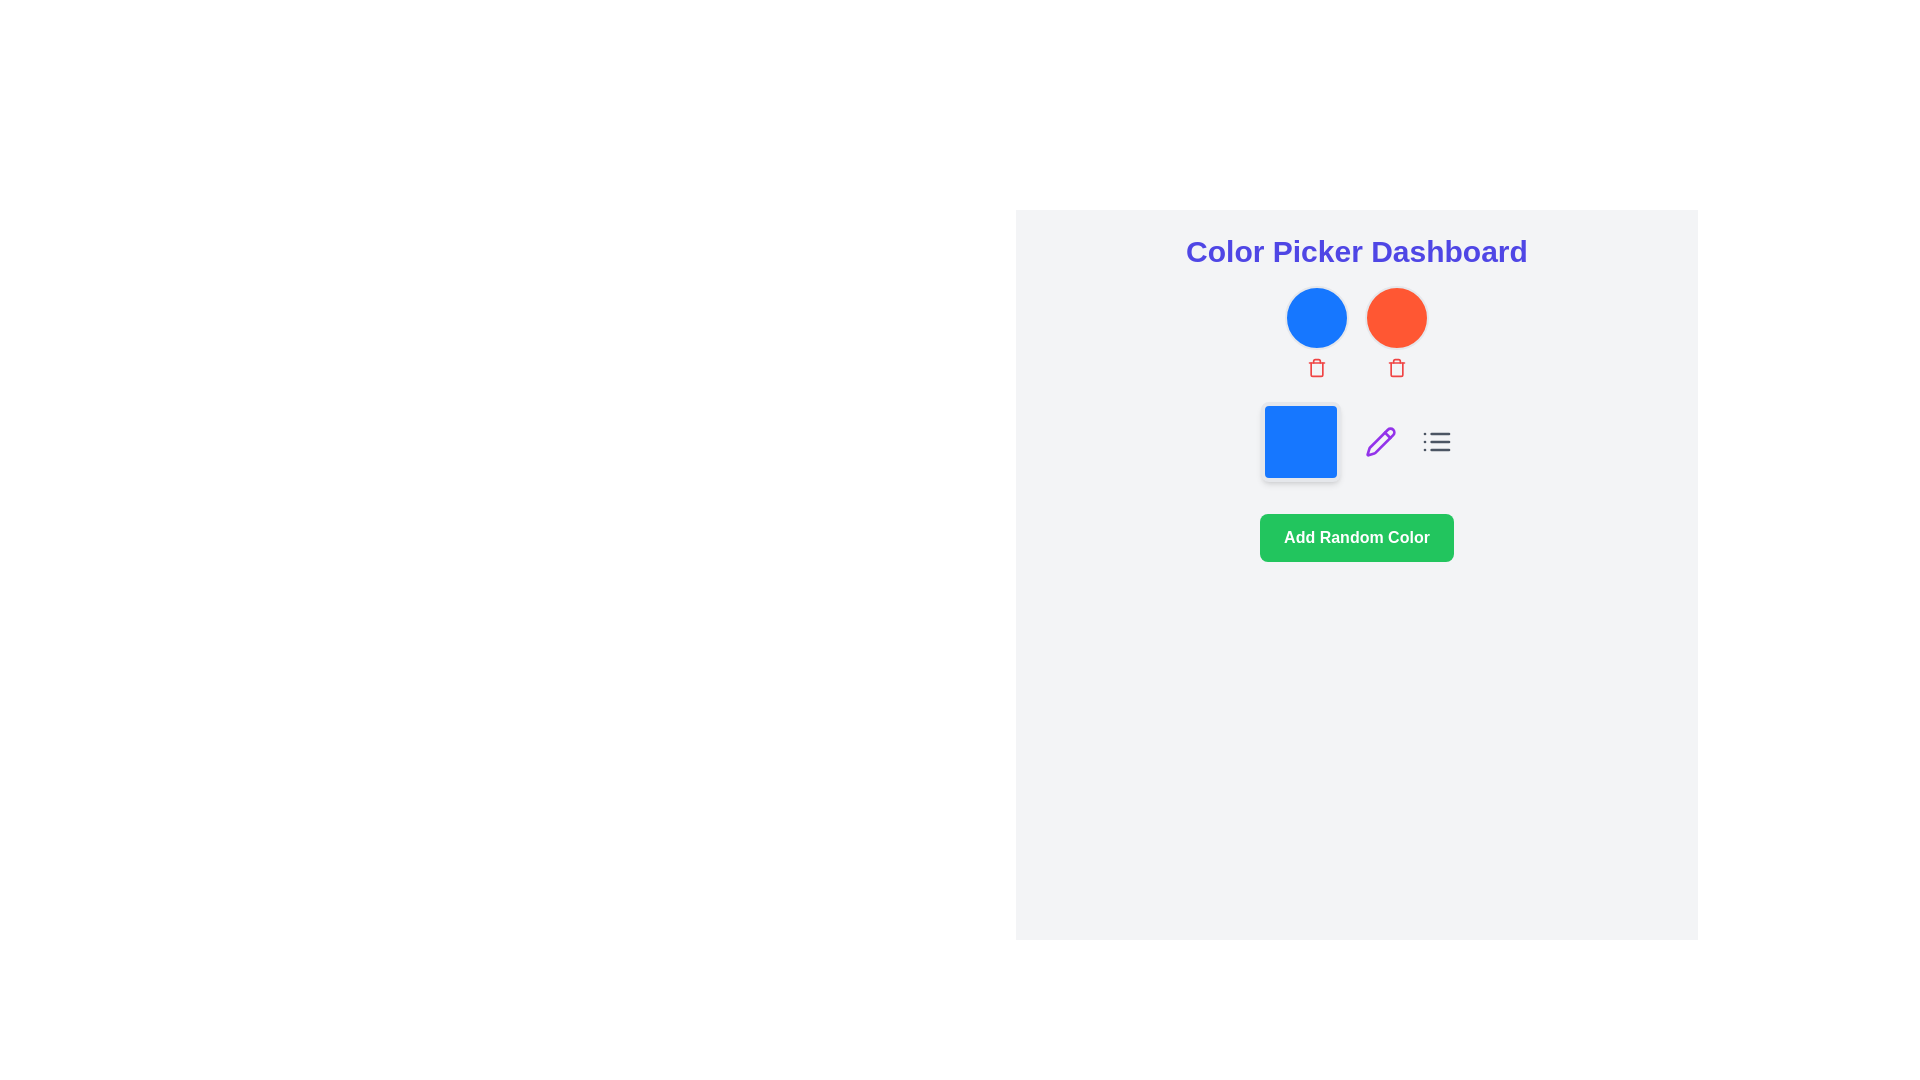 This screenshot has height=1080, width=1920. What do you see at coordinates (1395, 369) in the screenshot?
I see `the lower rectangular portion of the trash icon, which represents the storage section of the bin` at bounding box center [1395, 369].